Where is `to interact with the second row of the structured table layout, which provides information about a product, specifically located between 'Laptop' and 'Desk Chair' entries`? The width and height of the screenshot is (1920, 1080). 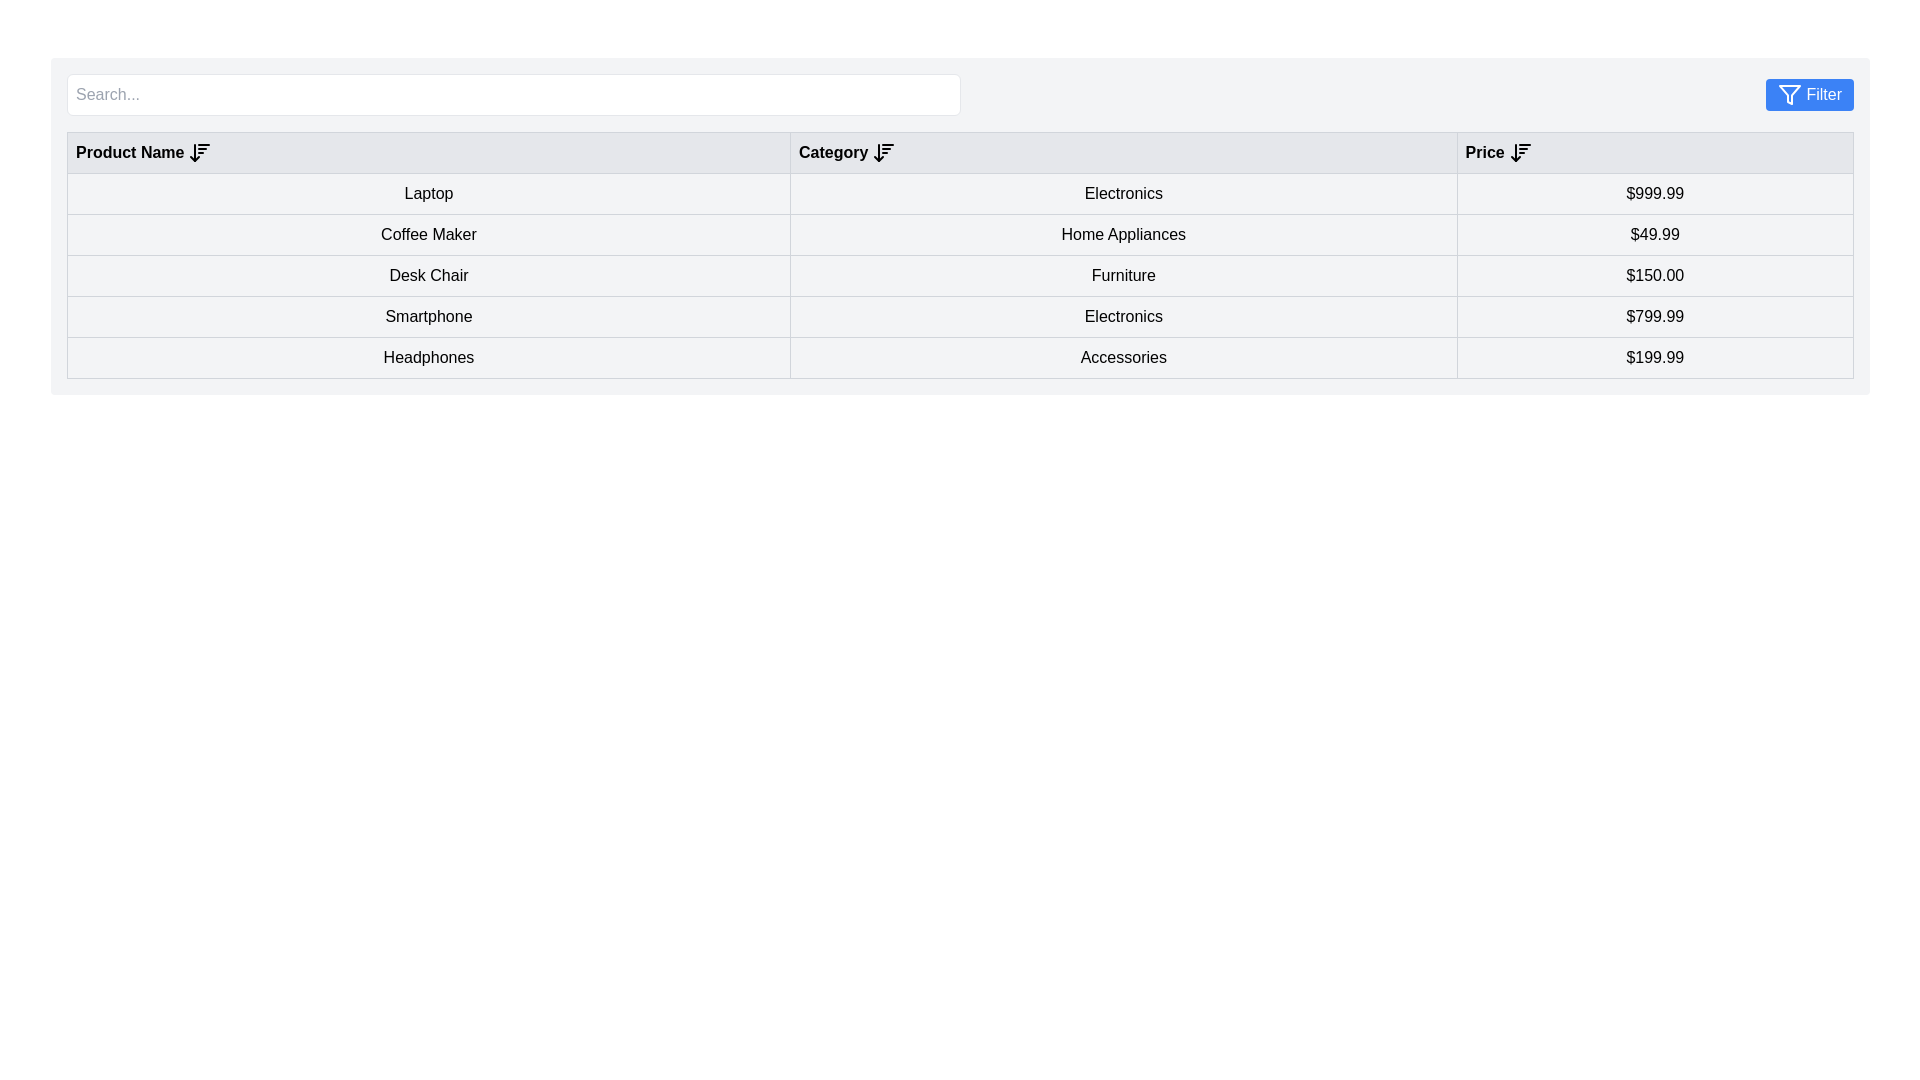 to interact with the second row of the structured table layout, which provides information about a product, specifically located between 'Laptop' and 'Desk Chair' entries is located at coordinates (960, 234).